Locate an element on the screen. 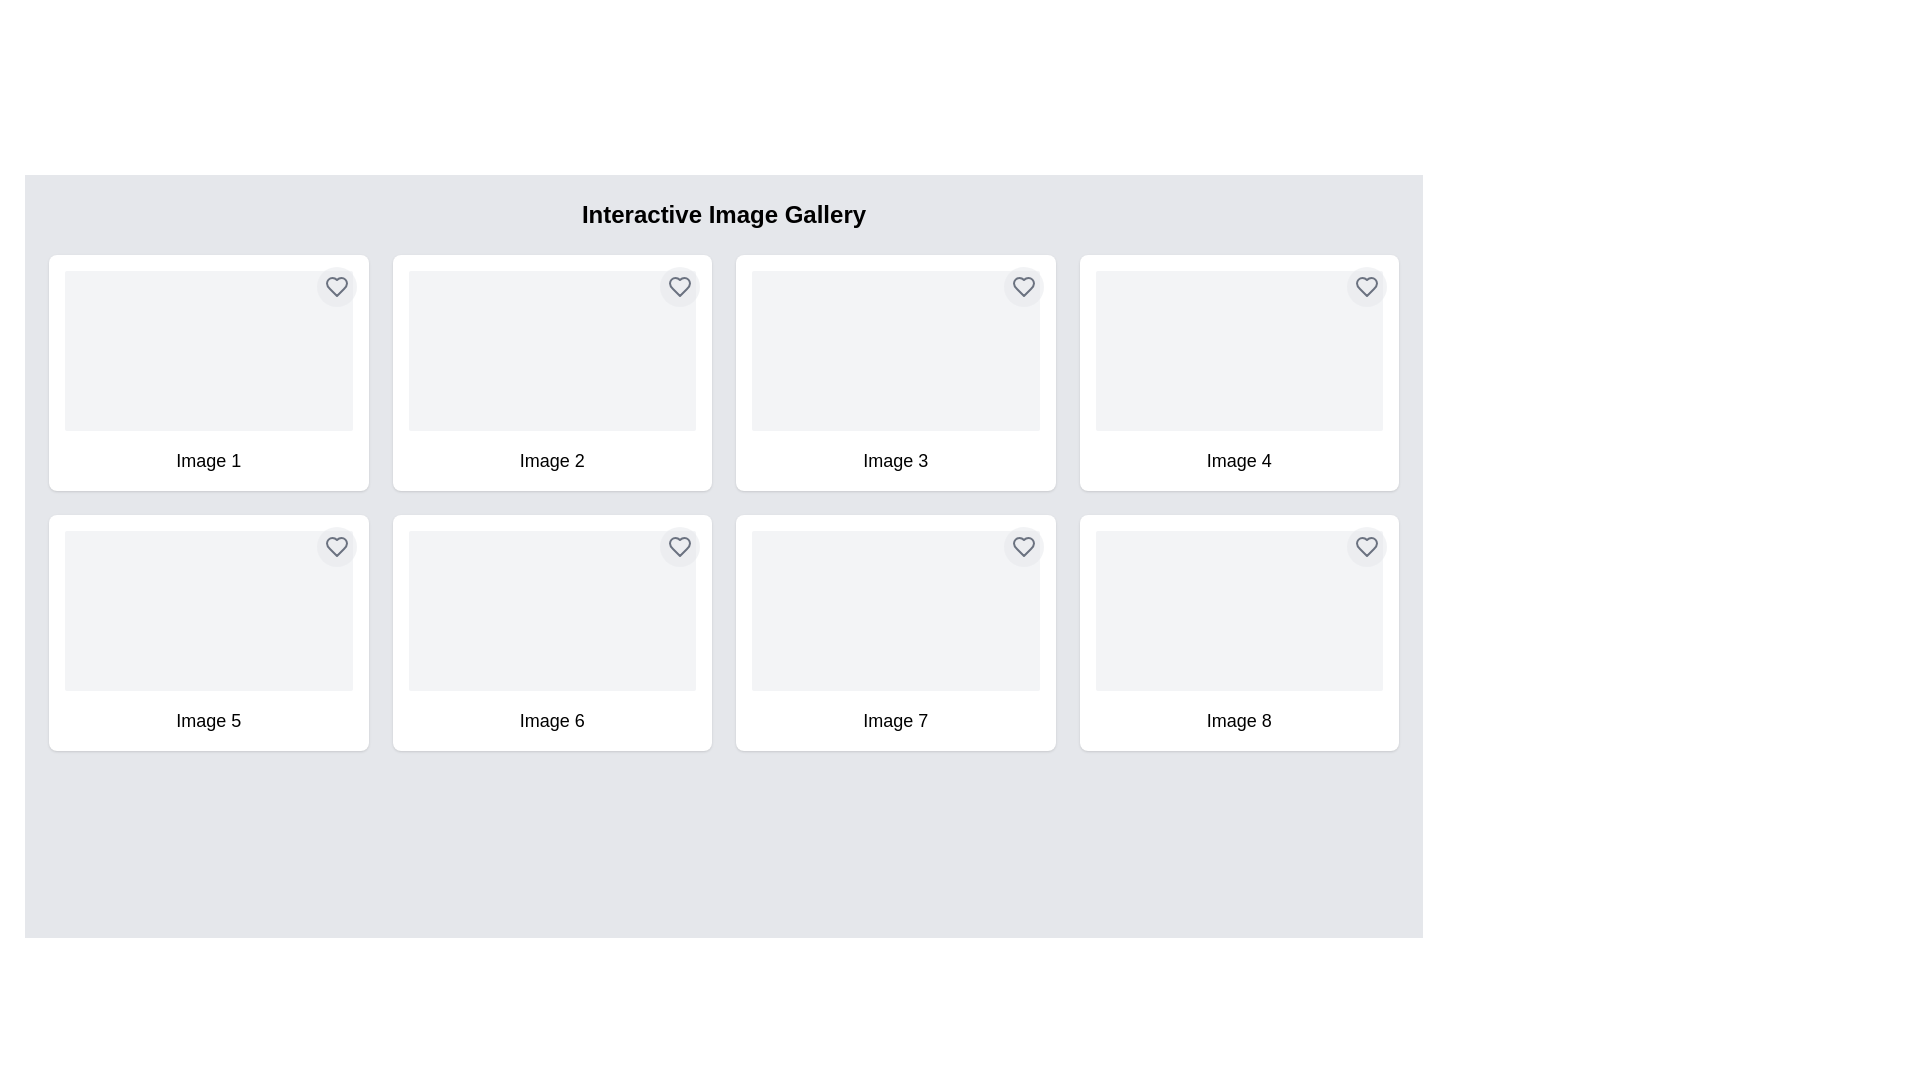  on the Gallery card located in the first row, fourth column of the grid layout, which serves as a placeholder for a gallery item and allows users is located at coordinates (1238, 373).